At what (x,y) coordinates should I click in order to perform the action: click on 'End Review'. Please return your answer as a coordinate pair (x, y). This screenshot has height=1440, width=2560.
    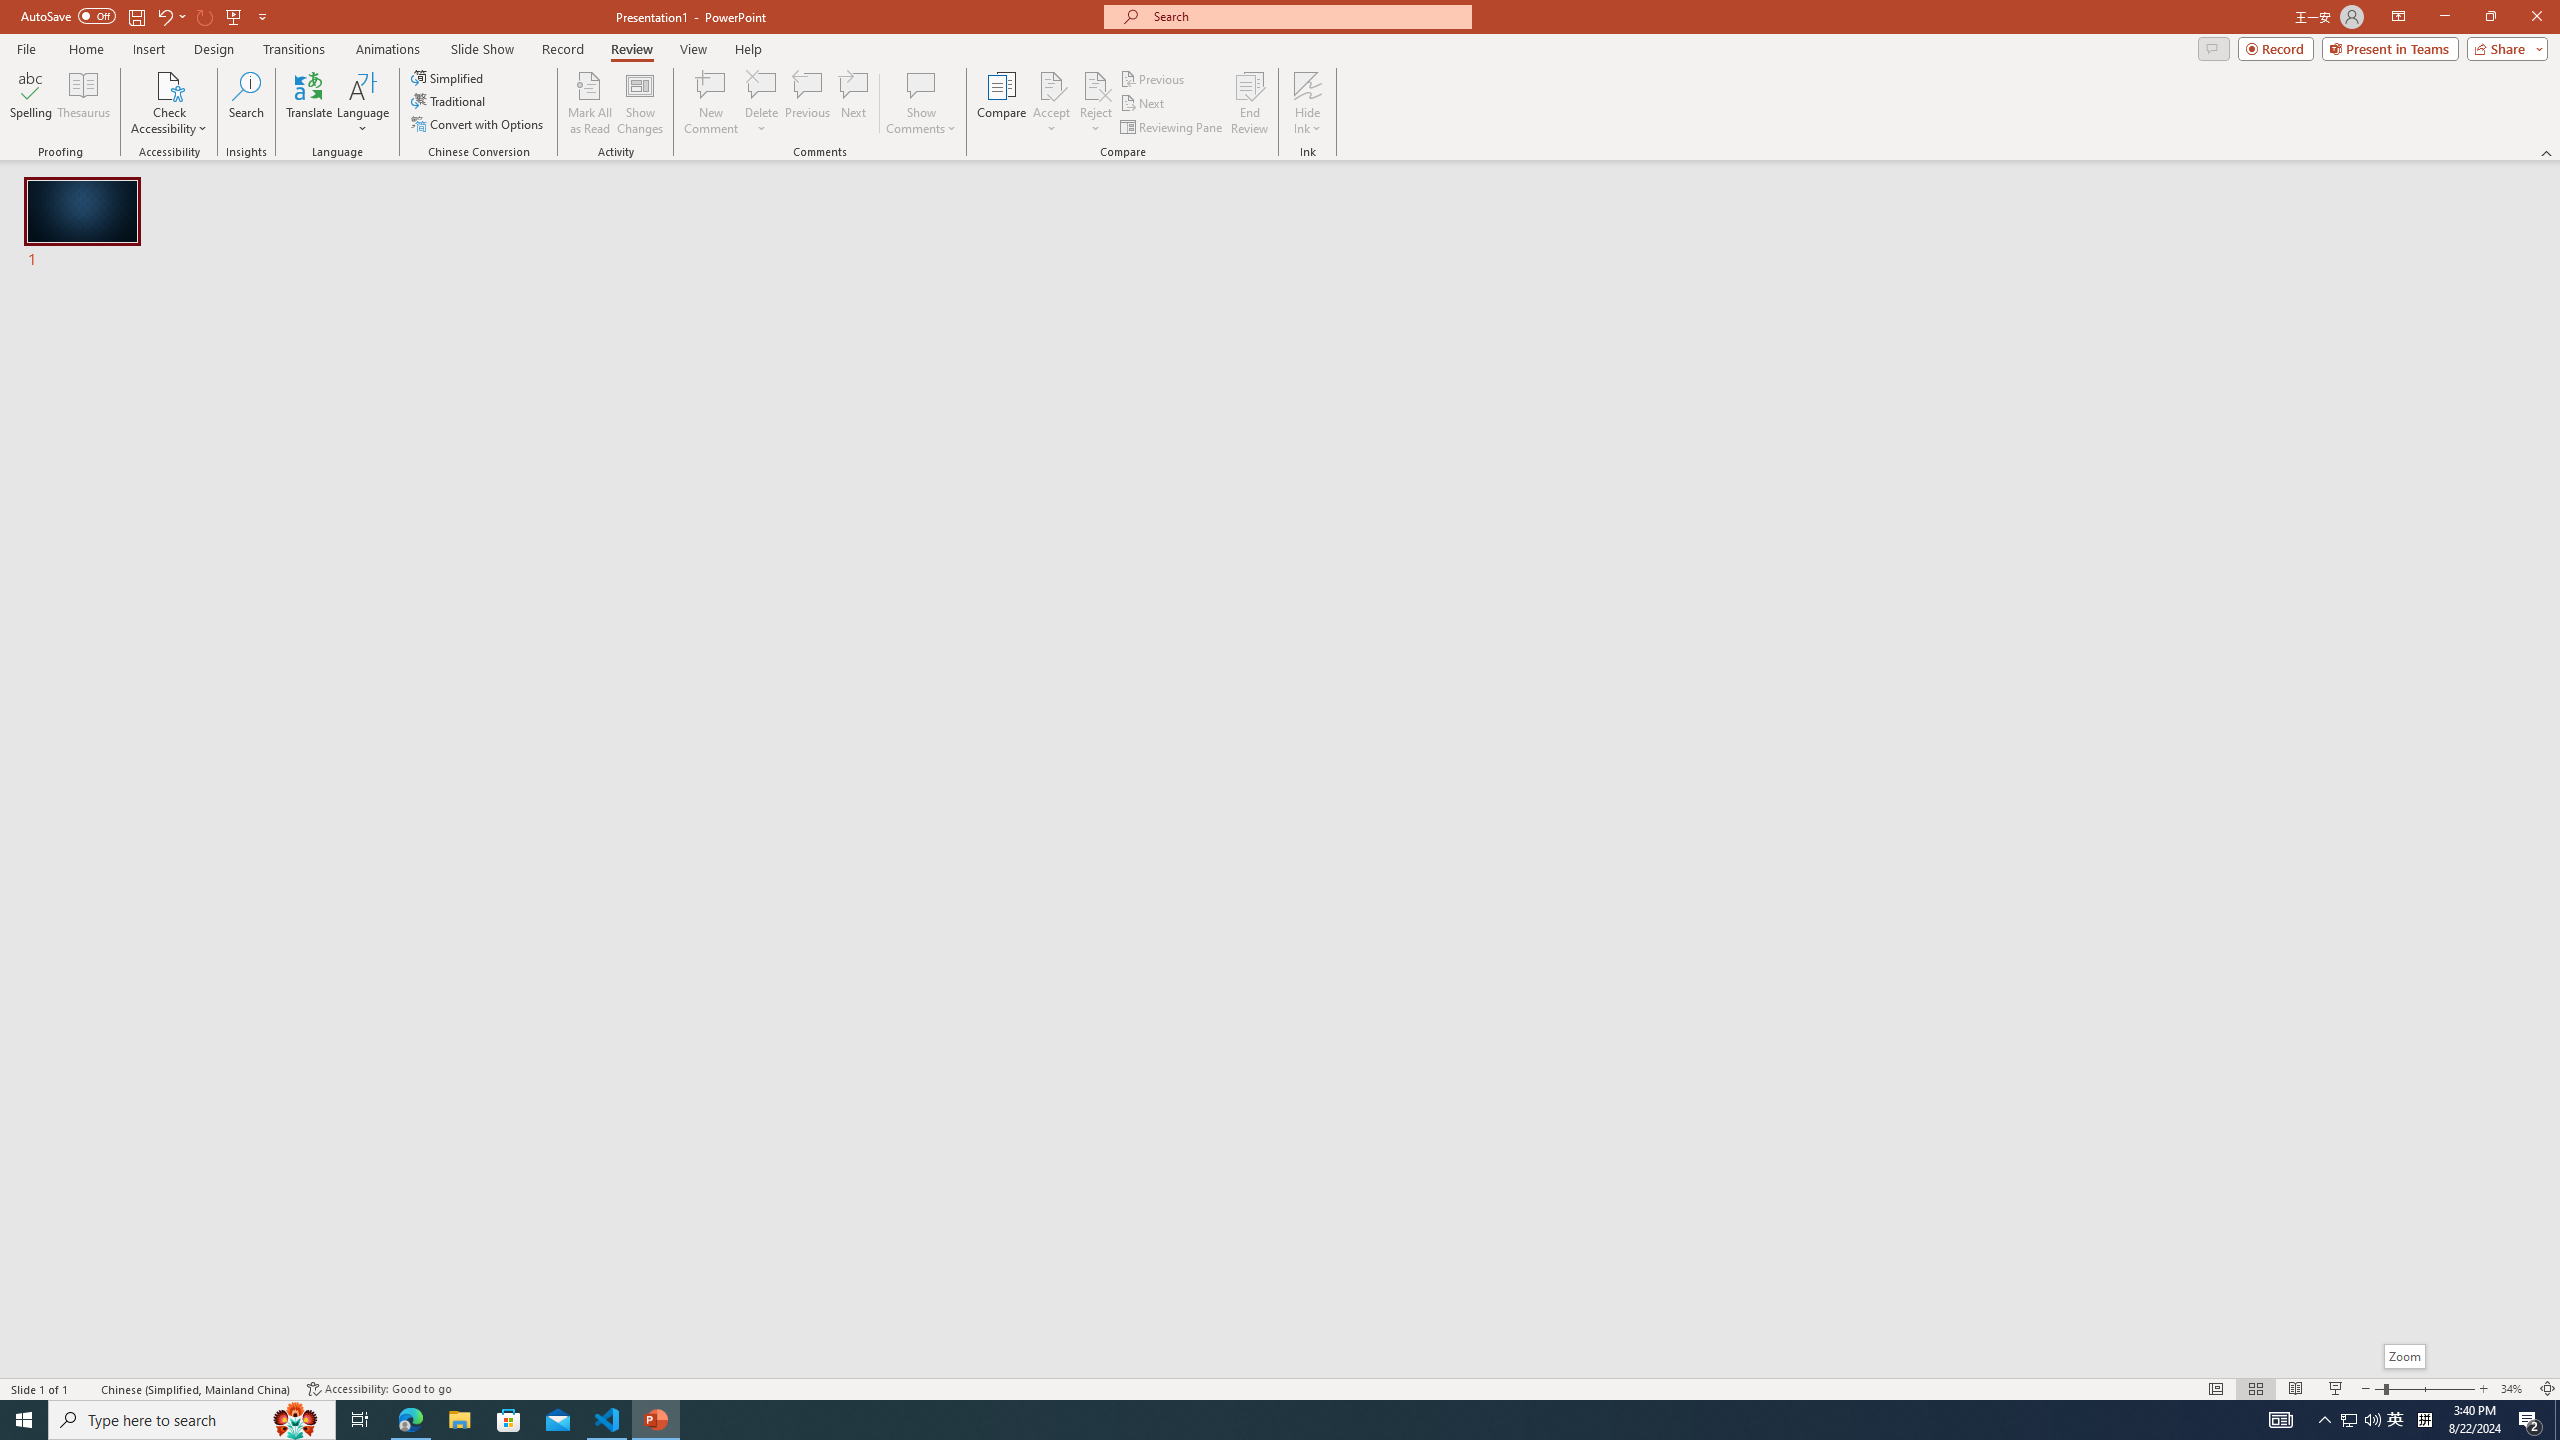
    Looking at the image, I should click on (1248, 103).